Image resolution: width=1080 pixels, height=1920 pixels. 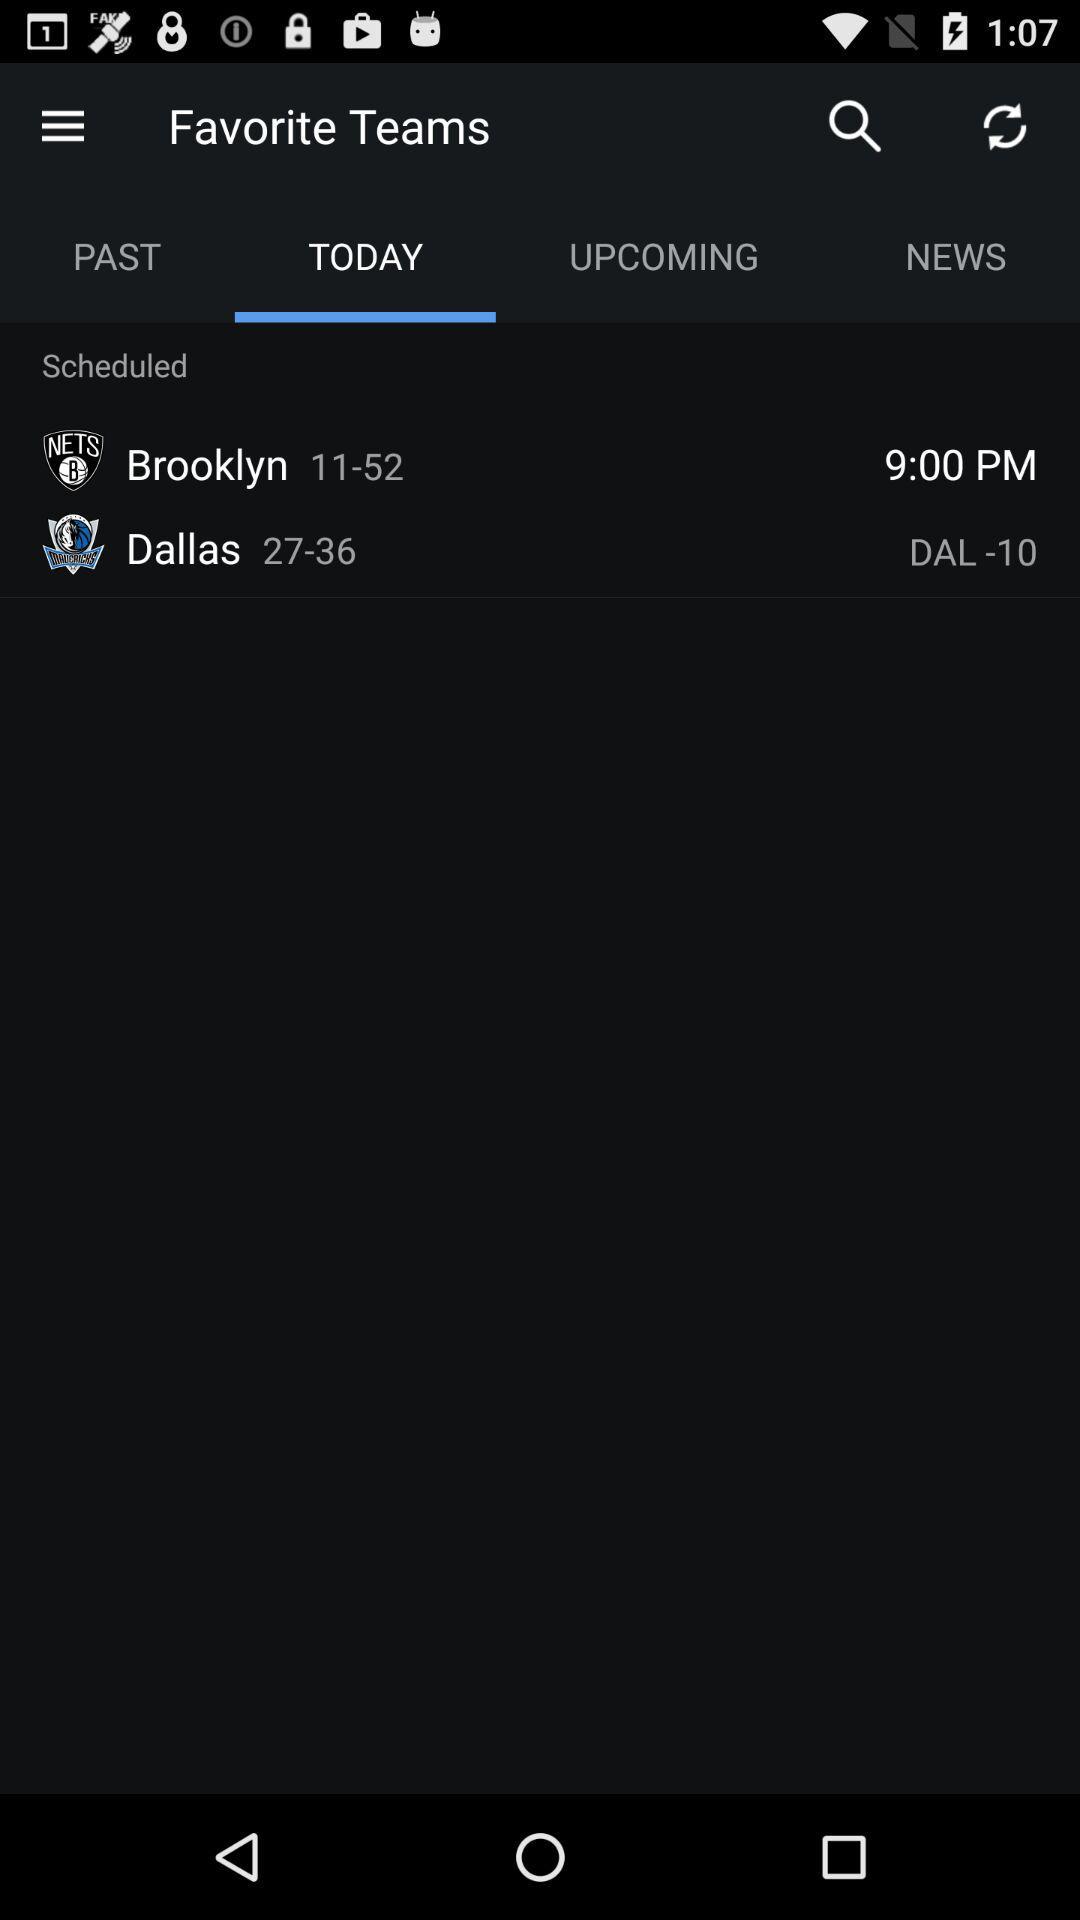 What do you see at coordinates (61, 124) in the screenshot?
I see `the menu` at bounding box center [61, 124].